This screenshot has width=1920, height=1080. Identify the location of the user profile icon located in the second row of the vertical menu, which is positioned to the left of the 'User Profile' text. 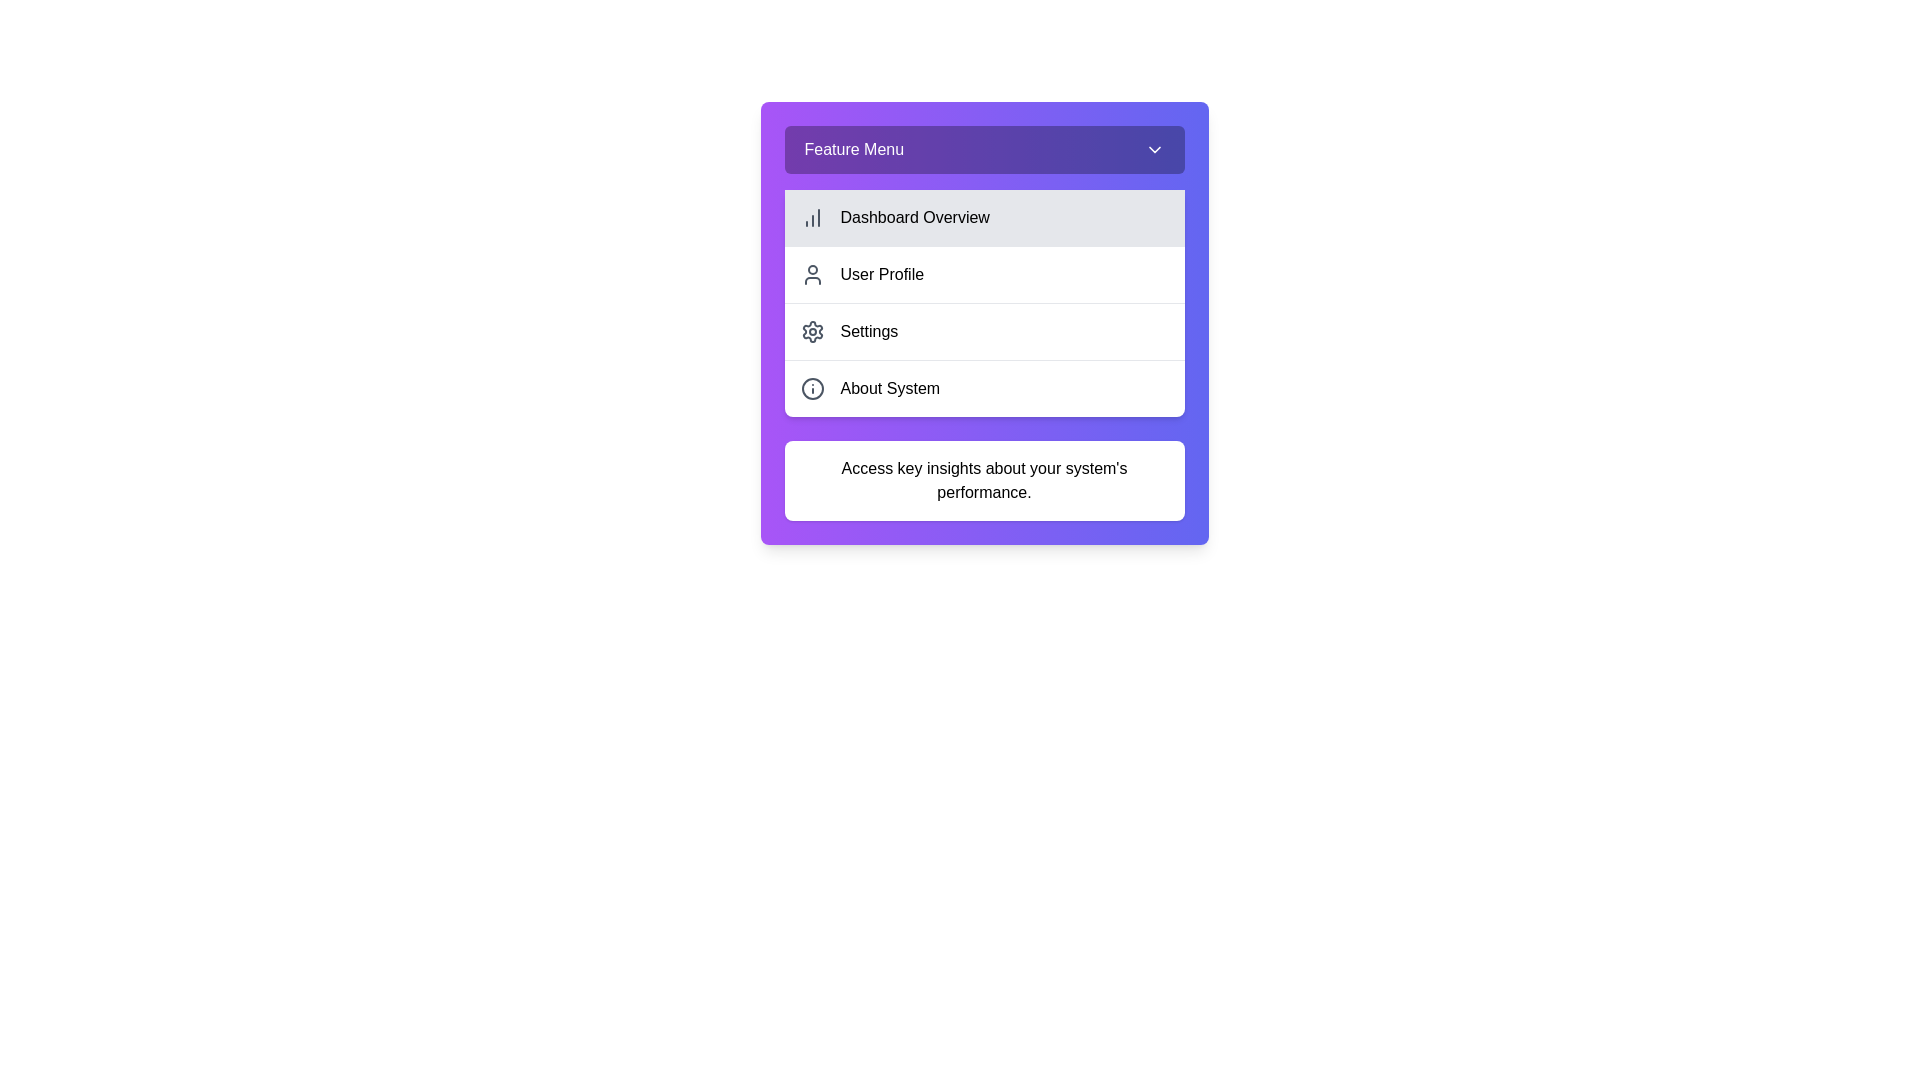
(812, 274).